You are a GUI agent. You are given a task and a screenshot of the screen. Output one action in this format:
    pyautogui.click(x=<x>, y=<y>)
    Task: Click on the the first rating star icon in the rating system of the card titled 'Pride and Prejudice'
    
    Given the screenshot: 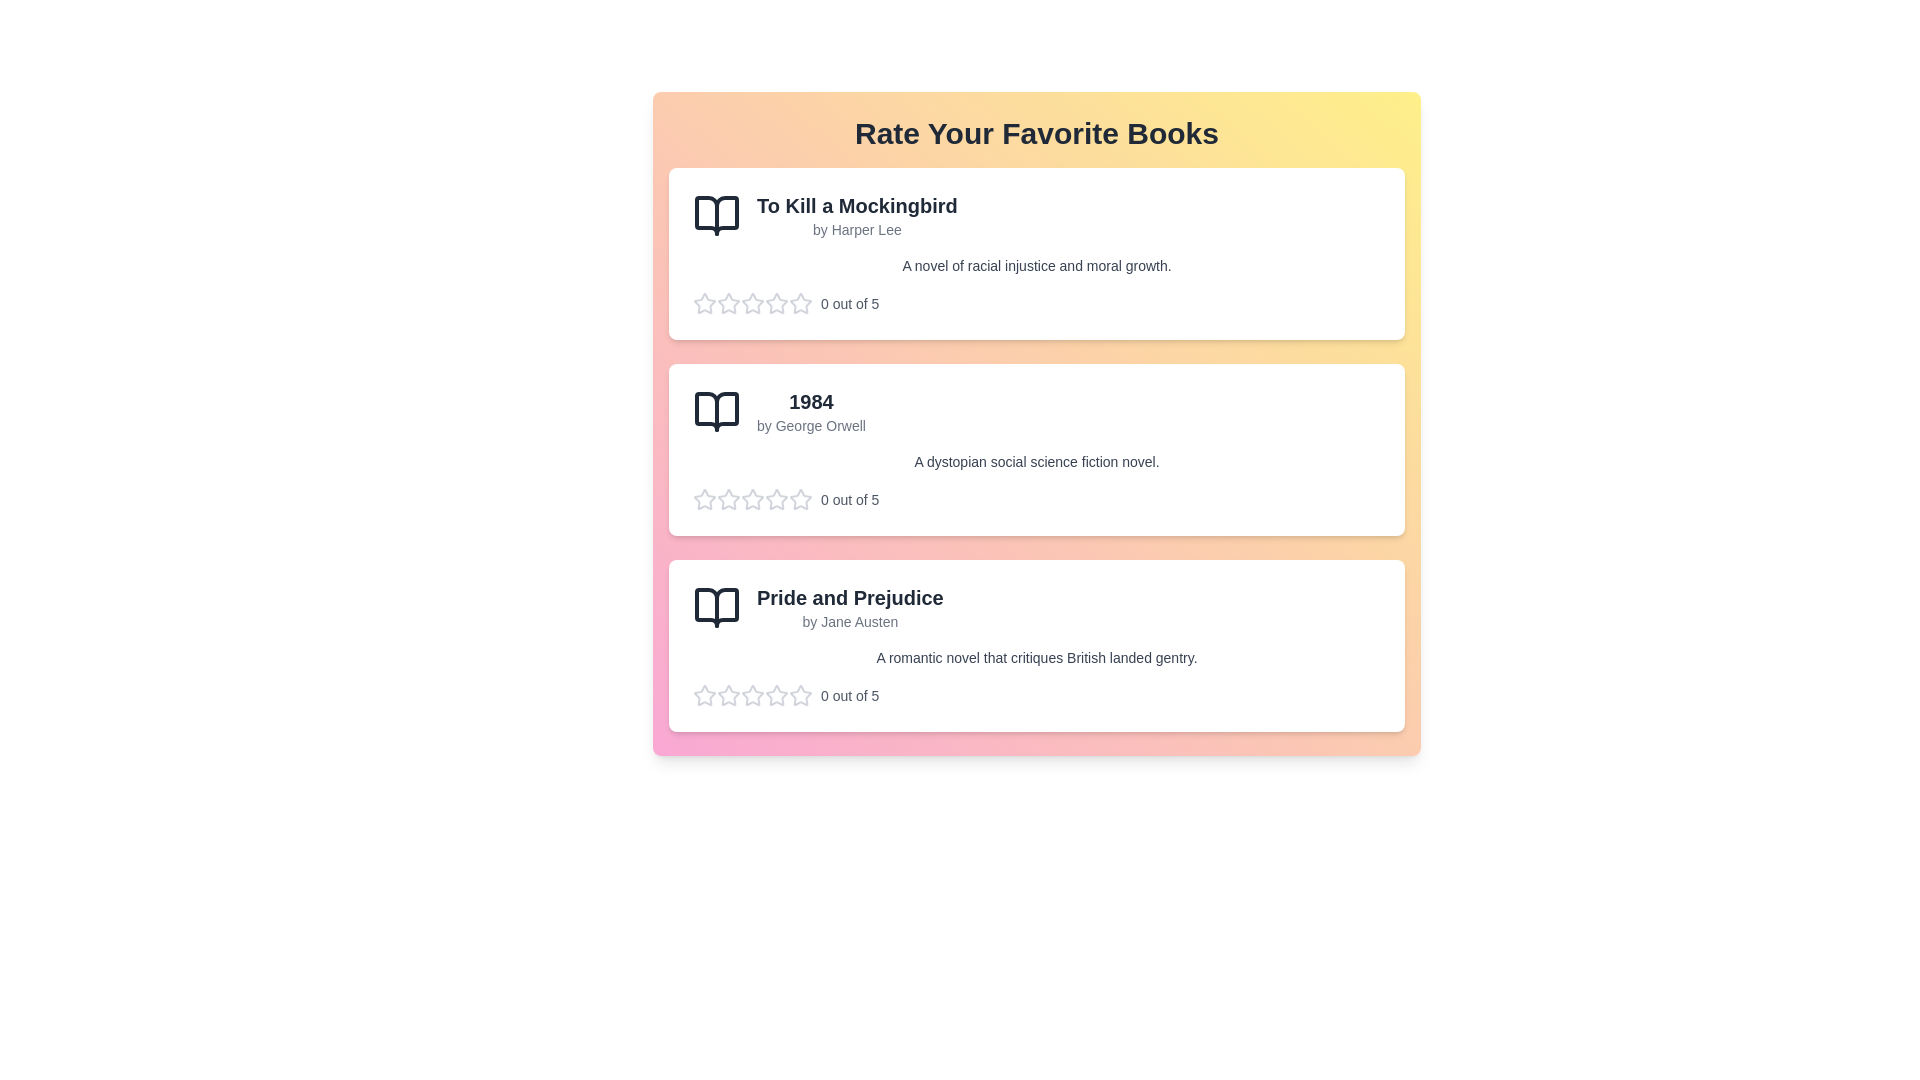 What is the action you would take?
    pyautogui.click(x=801, y=694)
    